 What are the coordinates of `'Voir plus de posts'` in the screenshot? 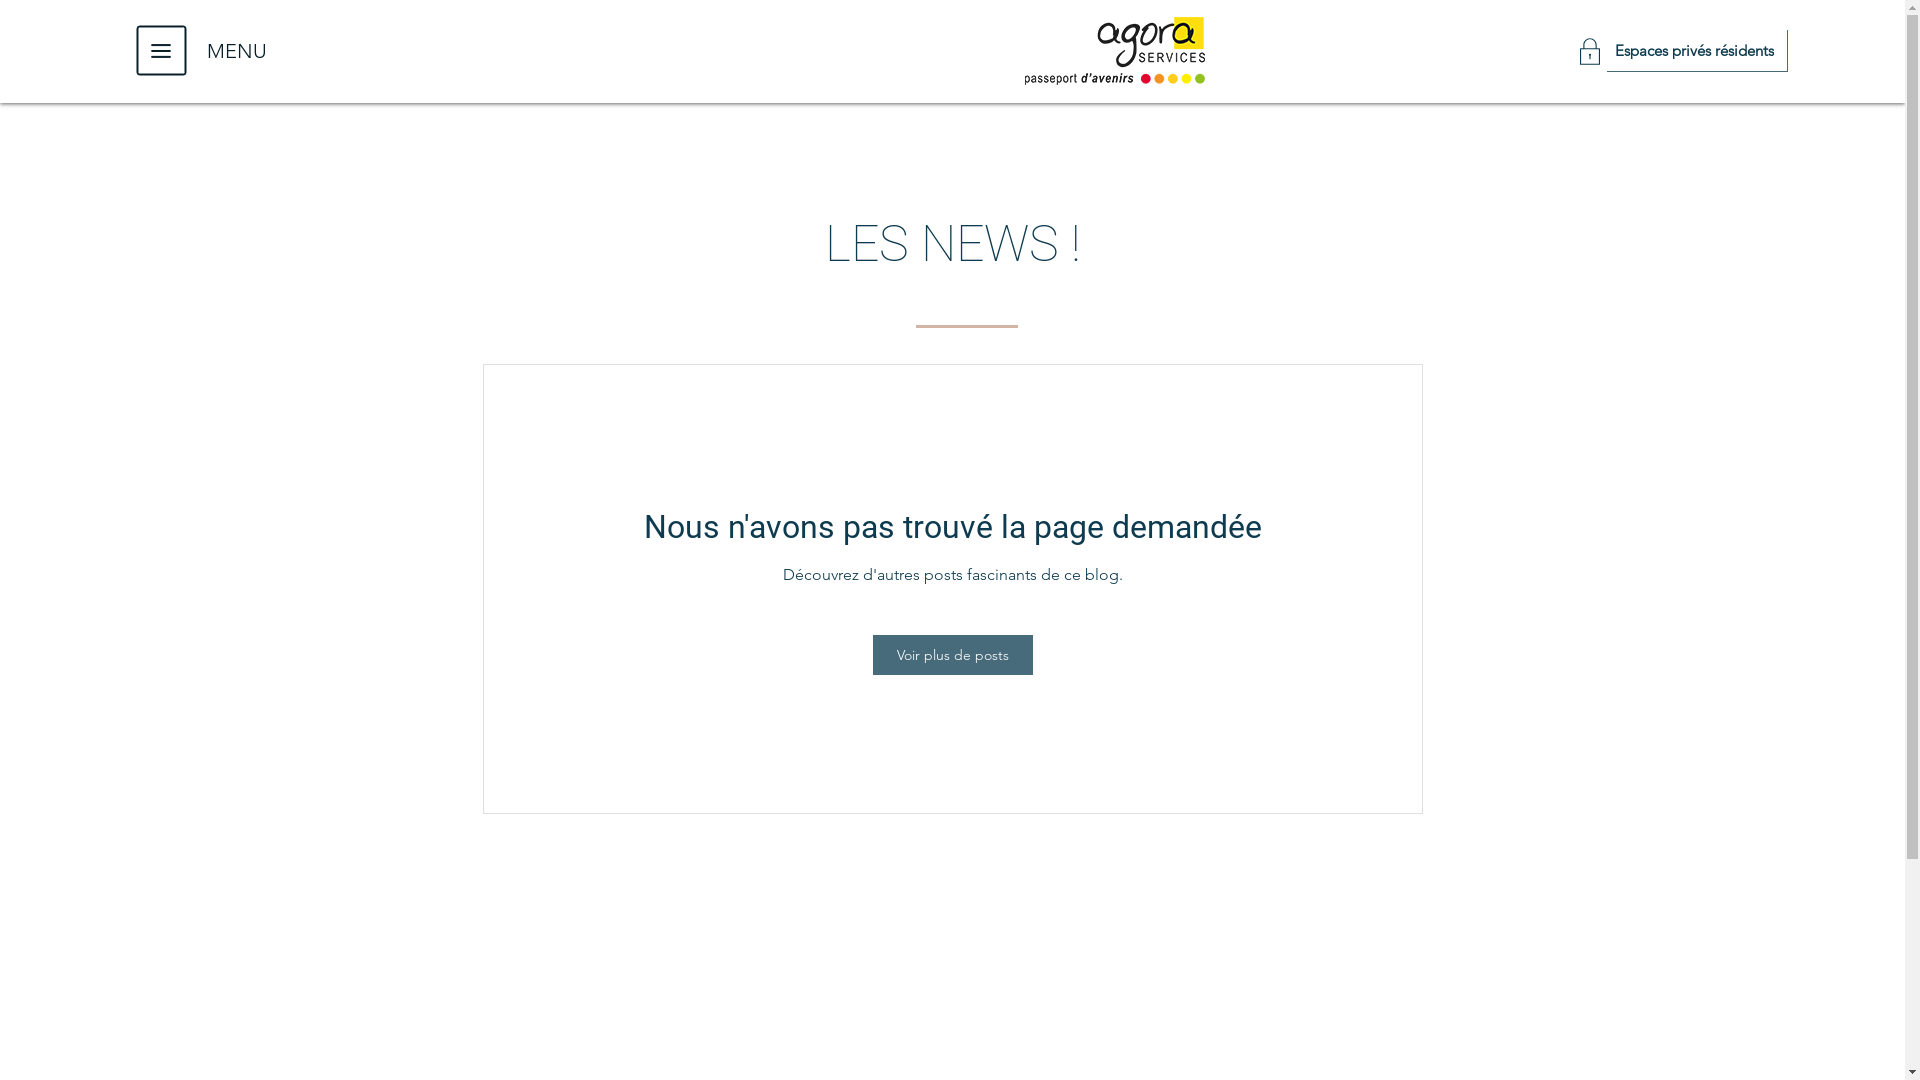 It's located at (872, 655).